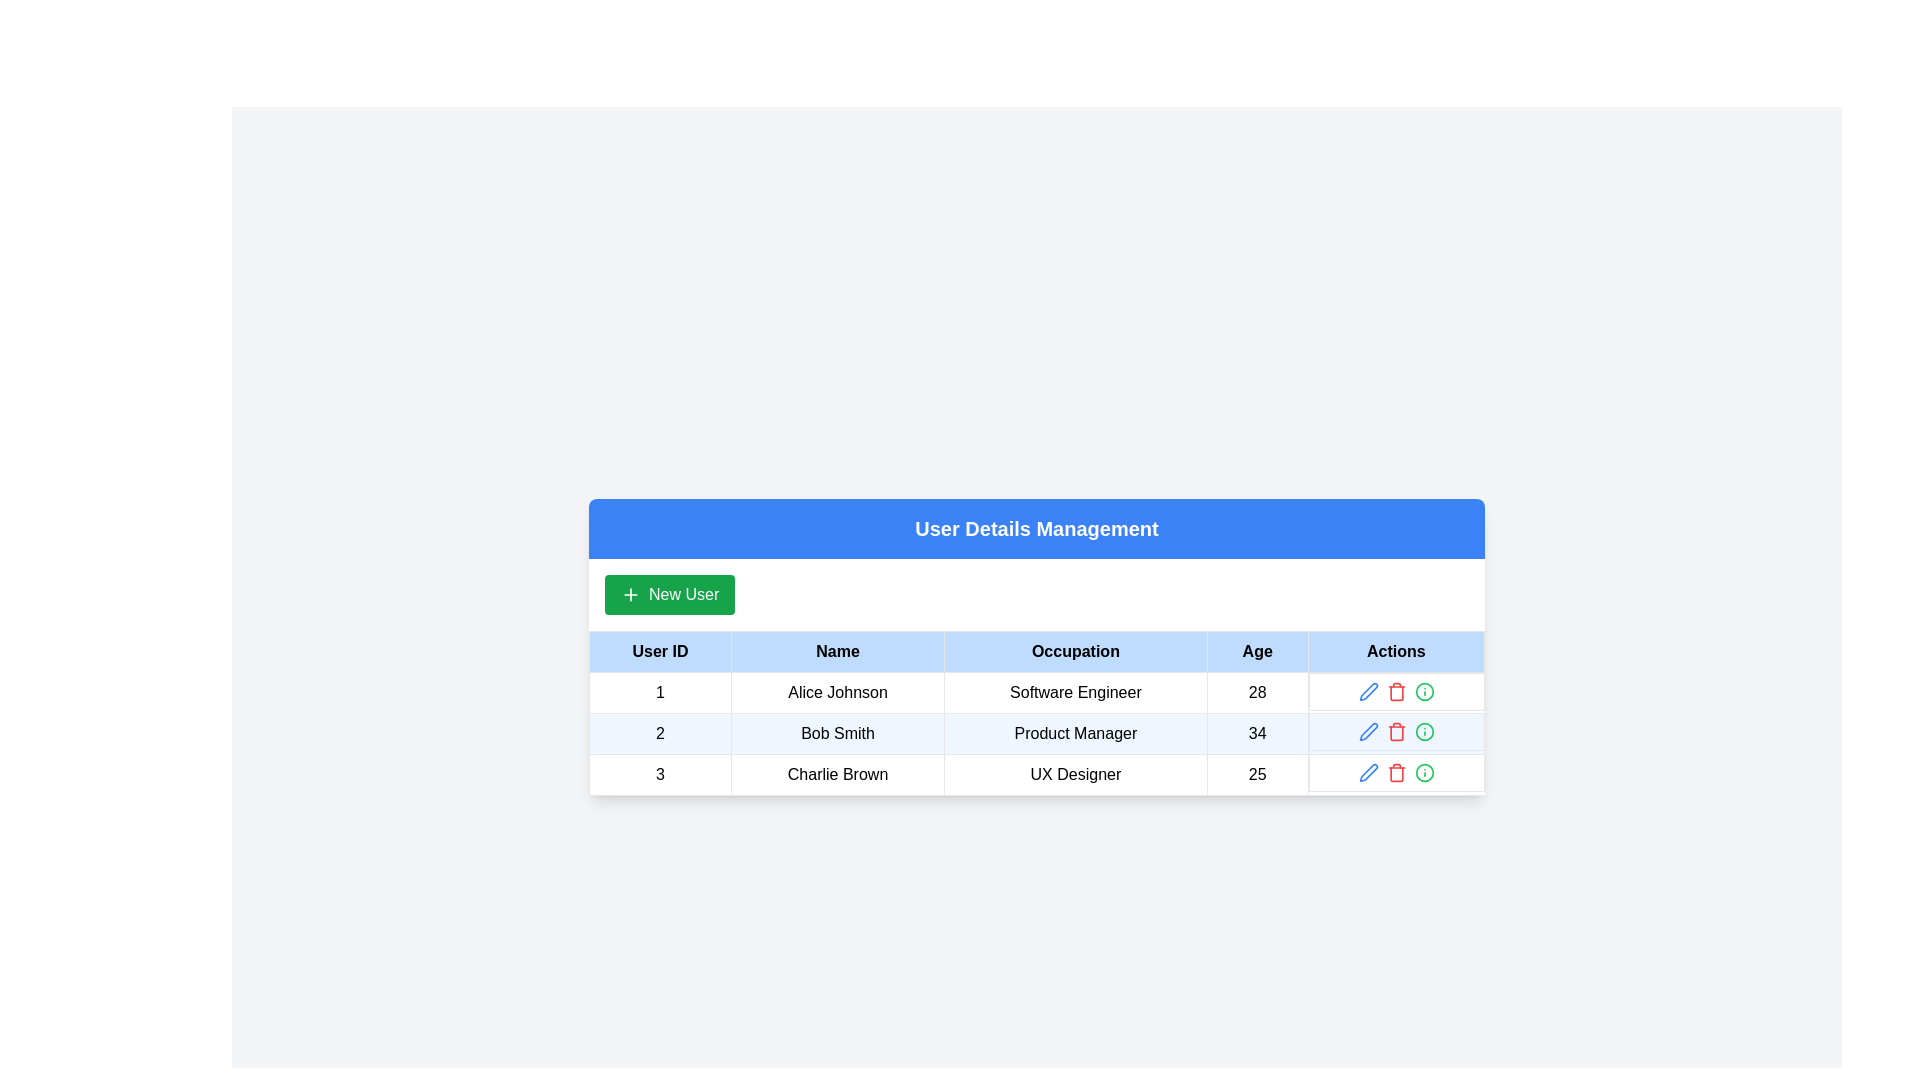 The width and height of the screenshot is (1920, 1080). Describe the element at coordinates (660, 691) in the screenshot. I see `the table cell displaying '1' in the first row and first column of the 'User Details Management' layout` at that location.